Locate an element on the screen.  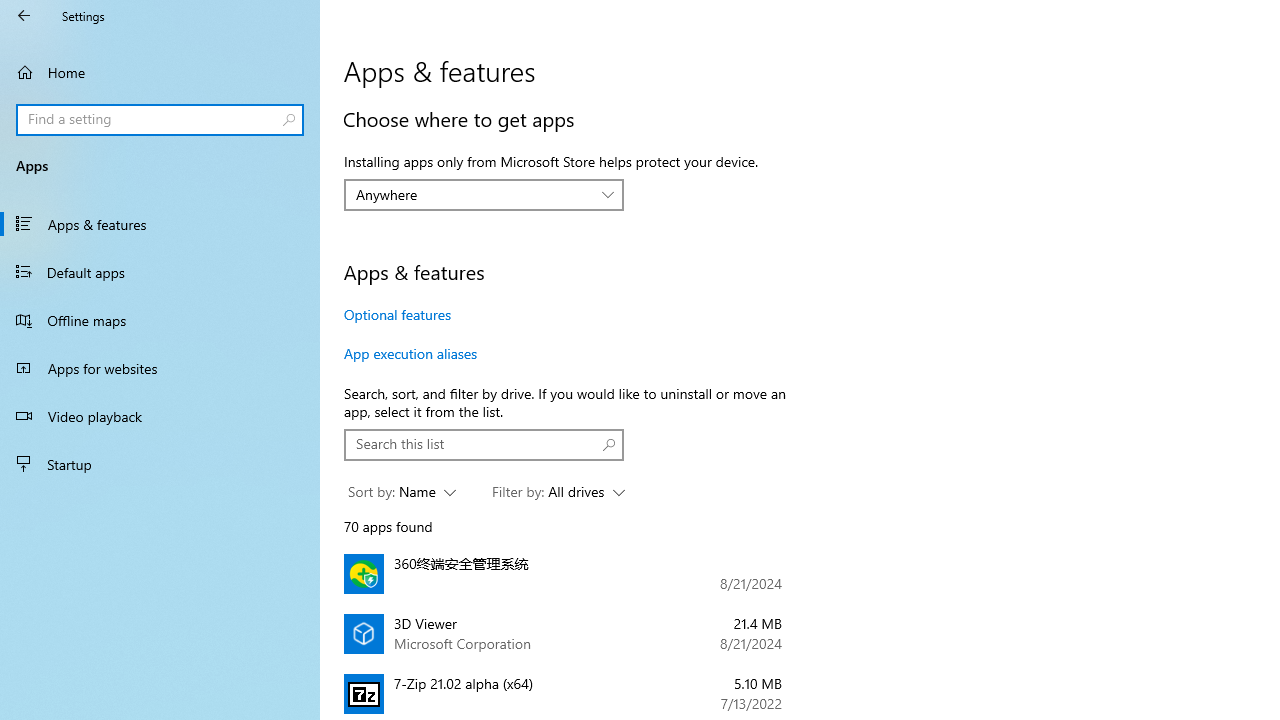
'Optional features' is located at coordinates (398, 314).